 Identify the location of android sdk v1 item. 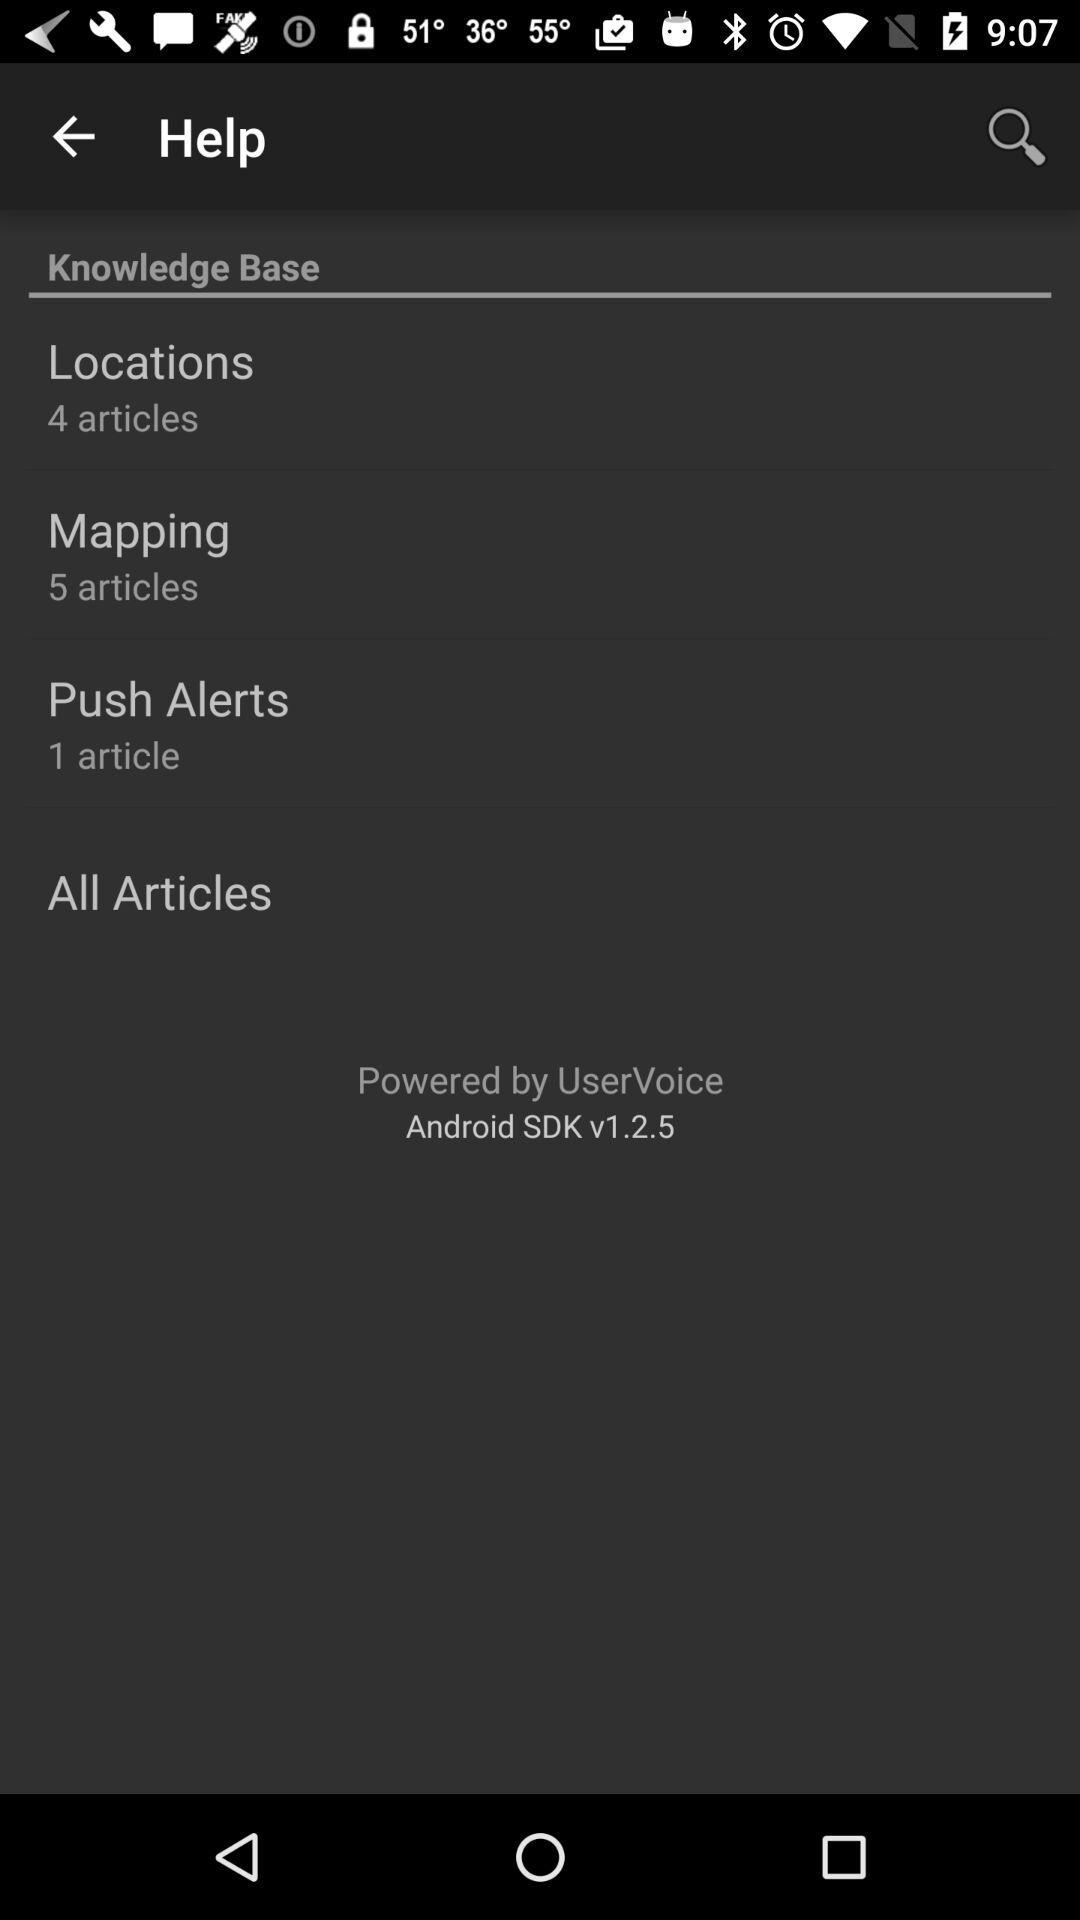
(540, 1125).